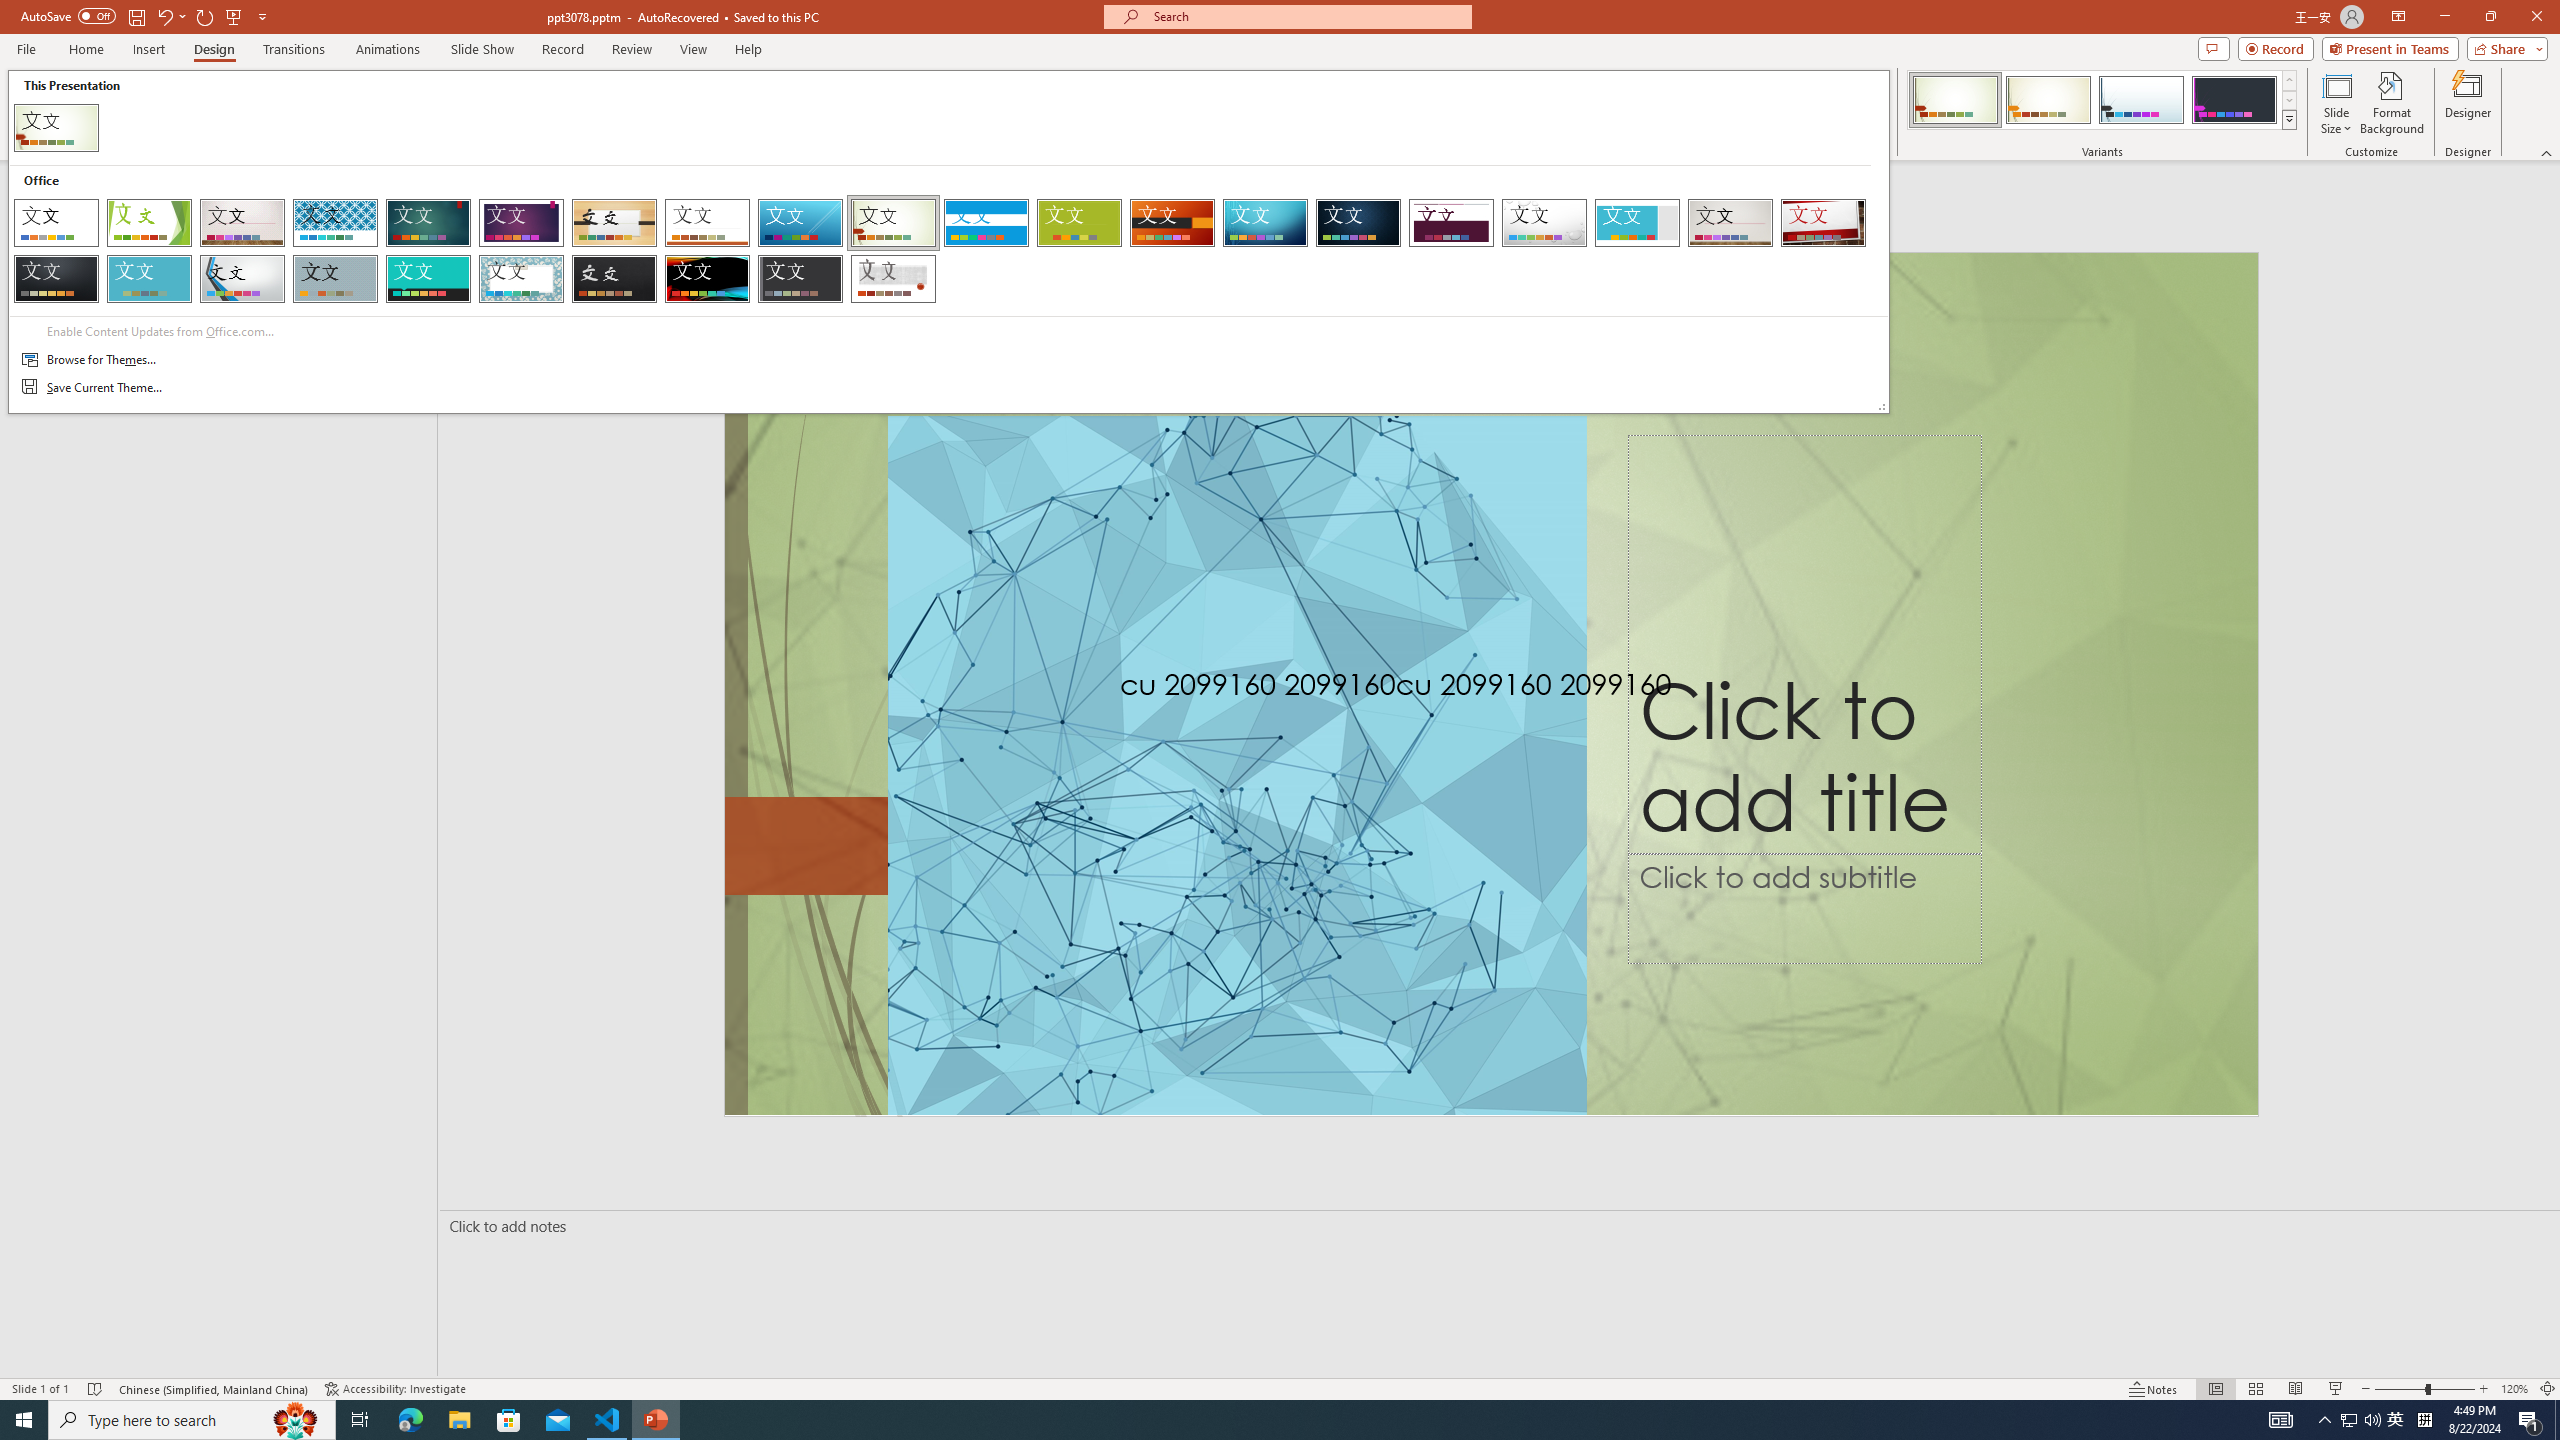  What do you see at coordinates (2360, 1418) in the screenshot?
I see `'User Promoted Notification Area'` at bounding box center [2360, 1418].